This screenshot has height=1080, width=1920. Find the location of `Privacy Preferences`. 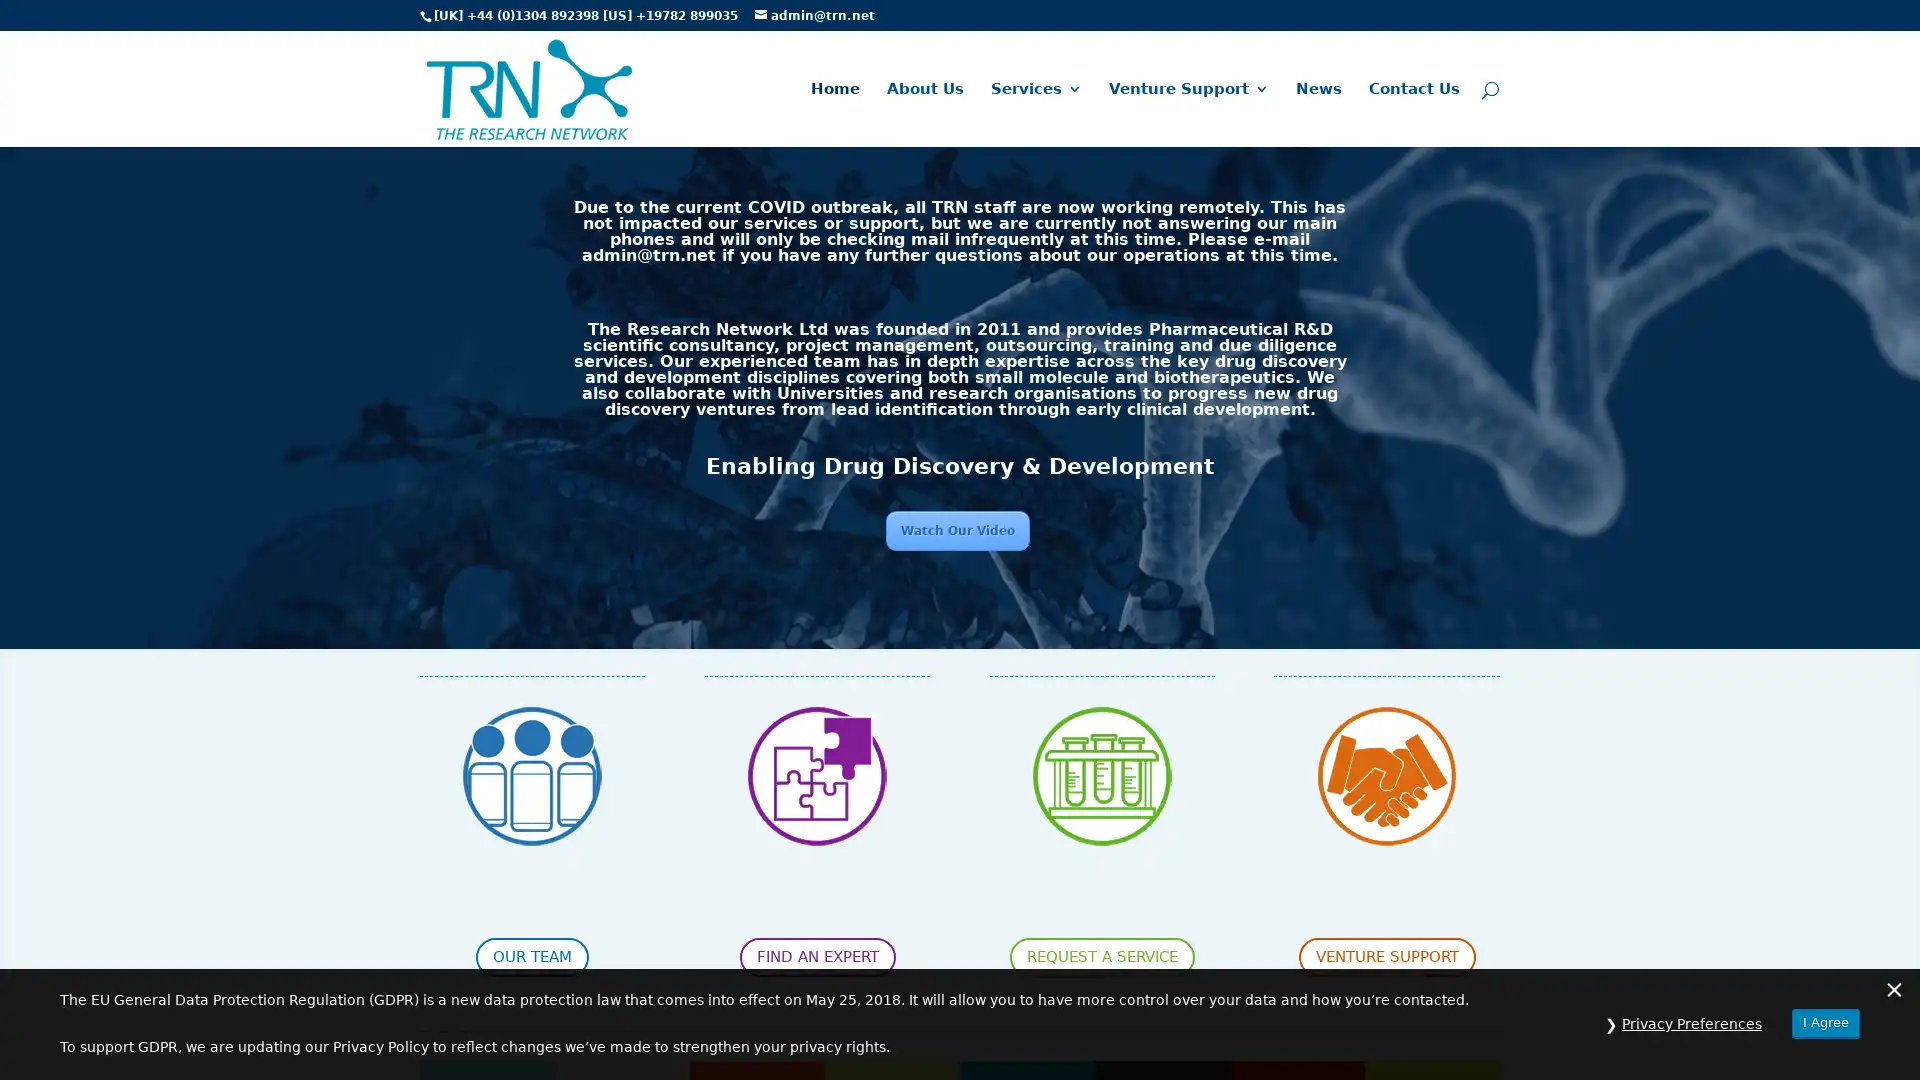

Privacy Preferences is located at coordinates (1691, 1023).